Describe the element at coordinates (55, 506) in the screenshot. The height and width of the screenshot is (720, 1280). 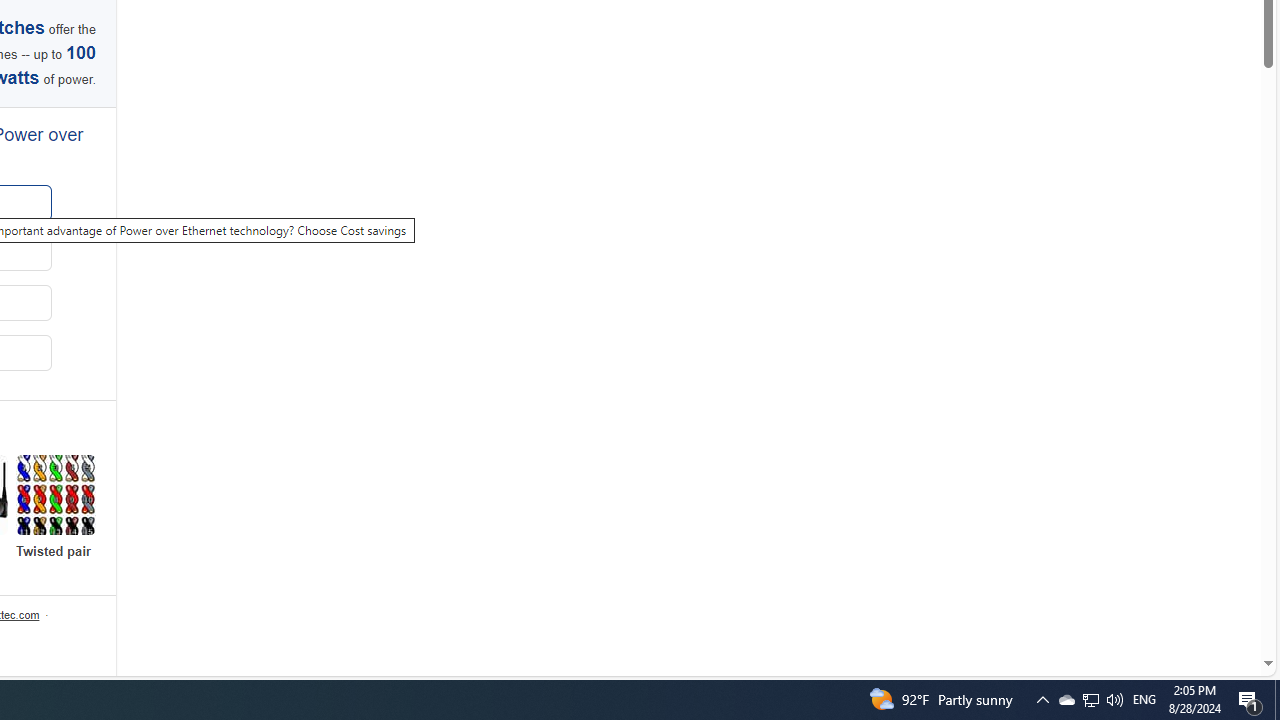
I see `'Explore more Twisted pair'` at that location.